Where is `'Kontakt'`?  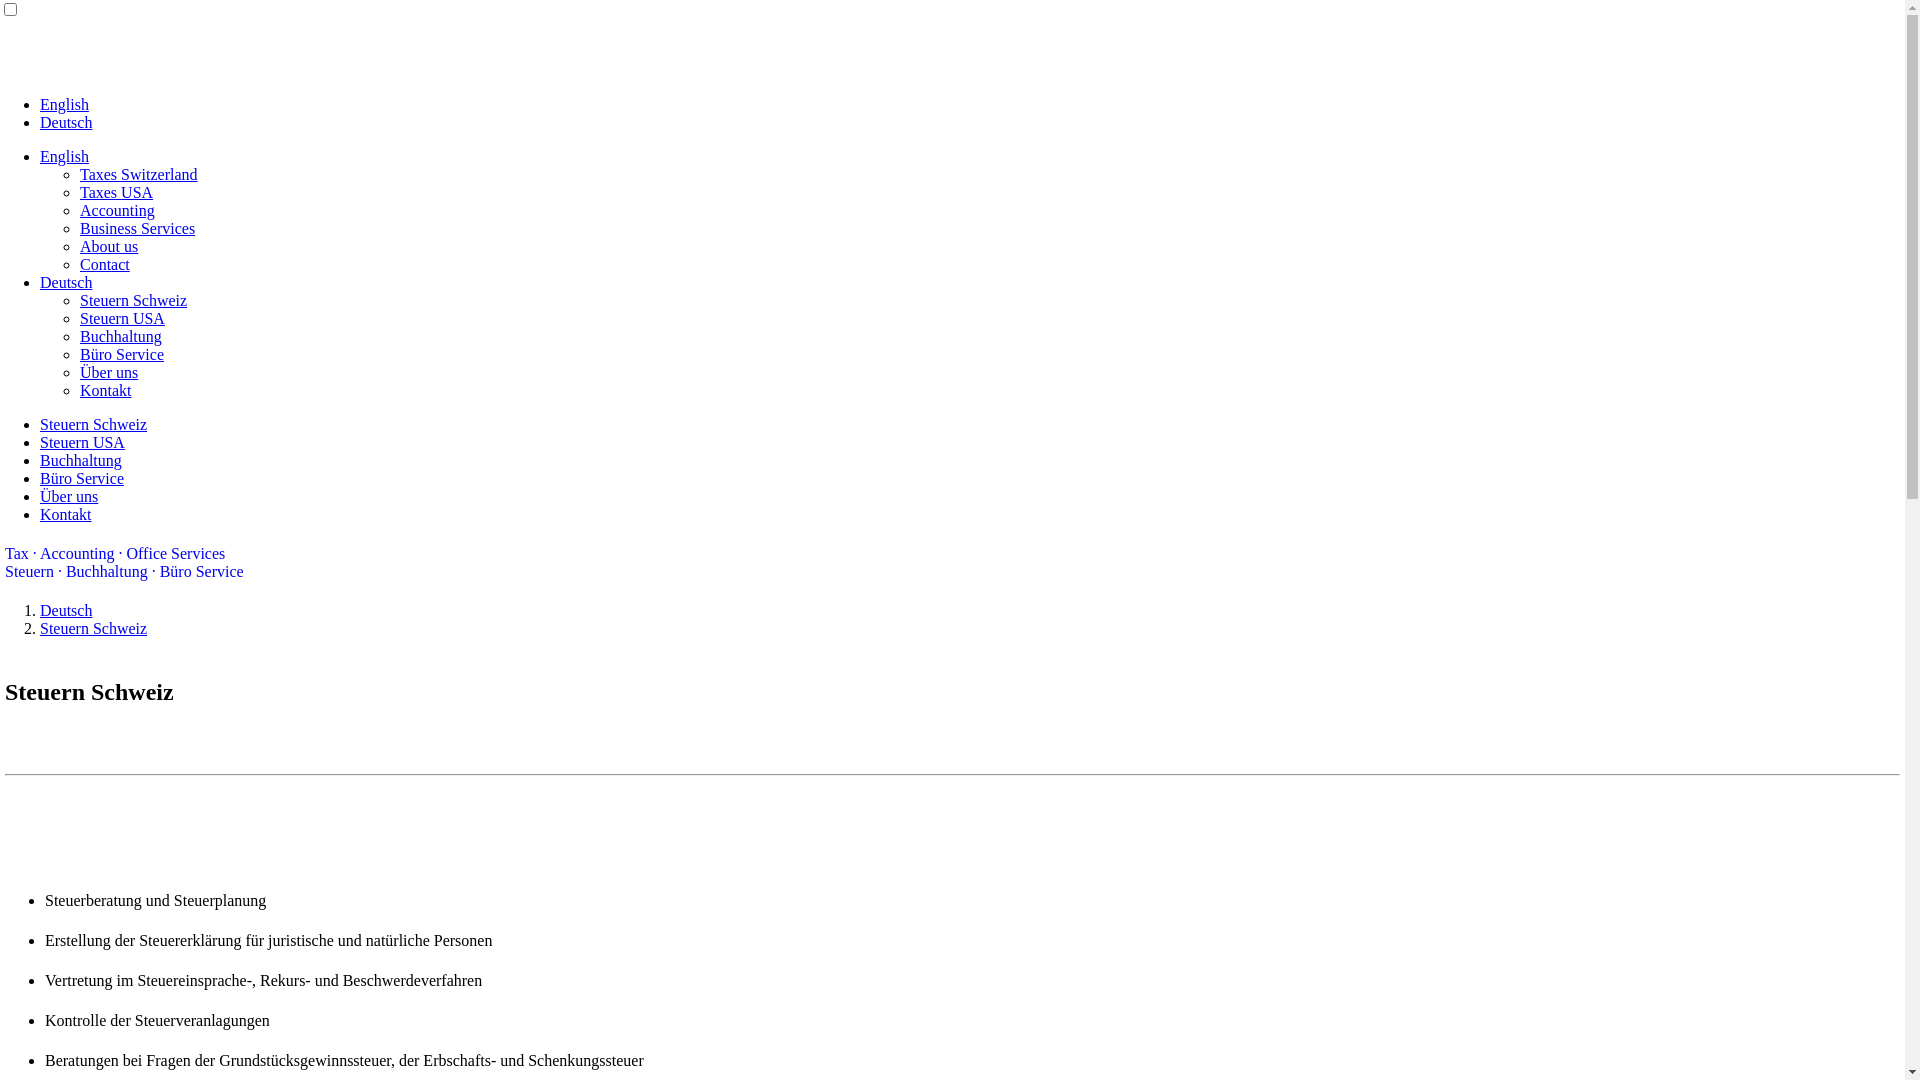 'Kontakt' is located at coordinates (104, 390).